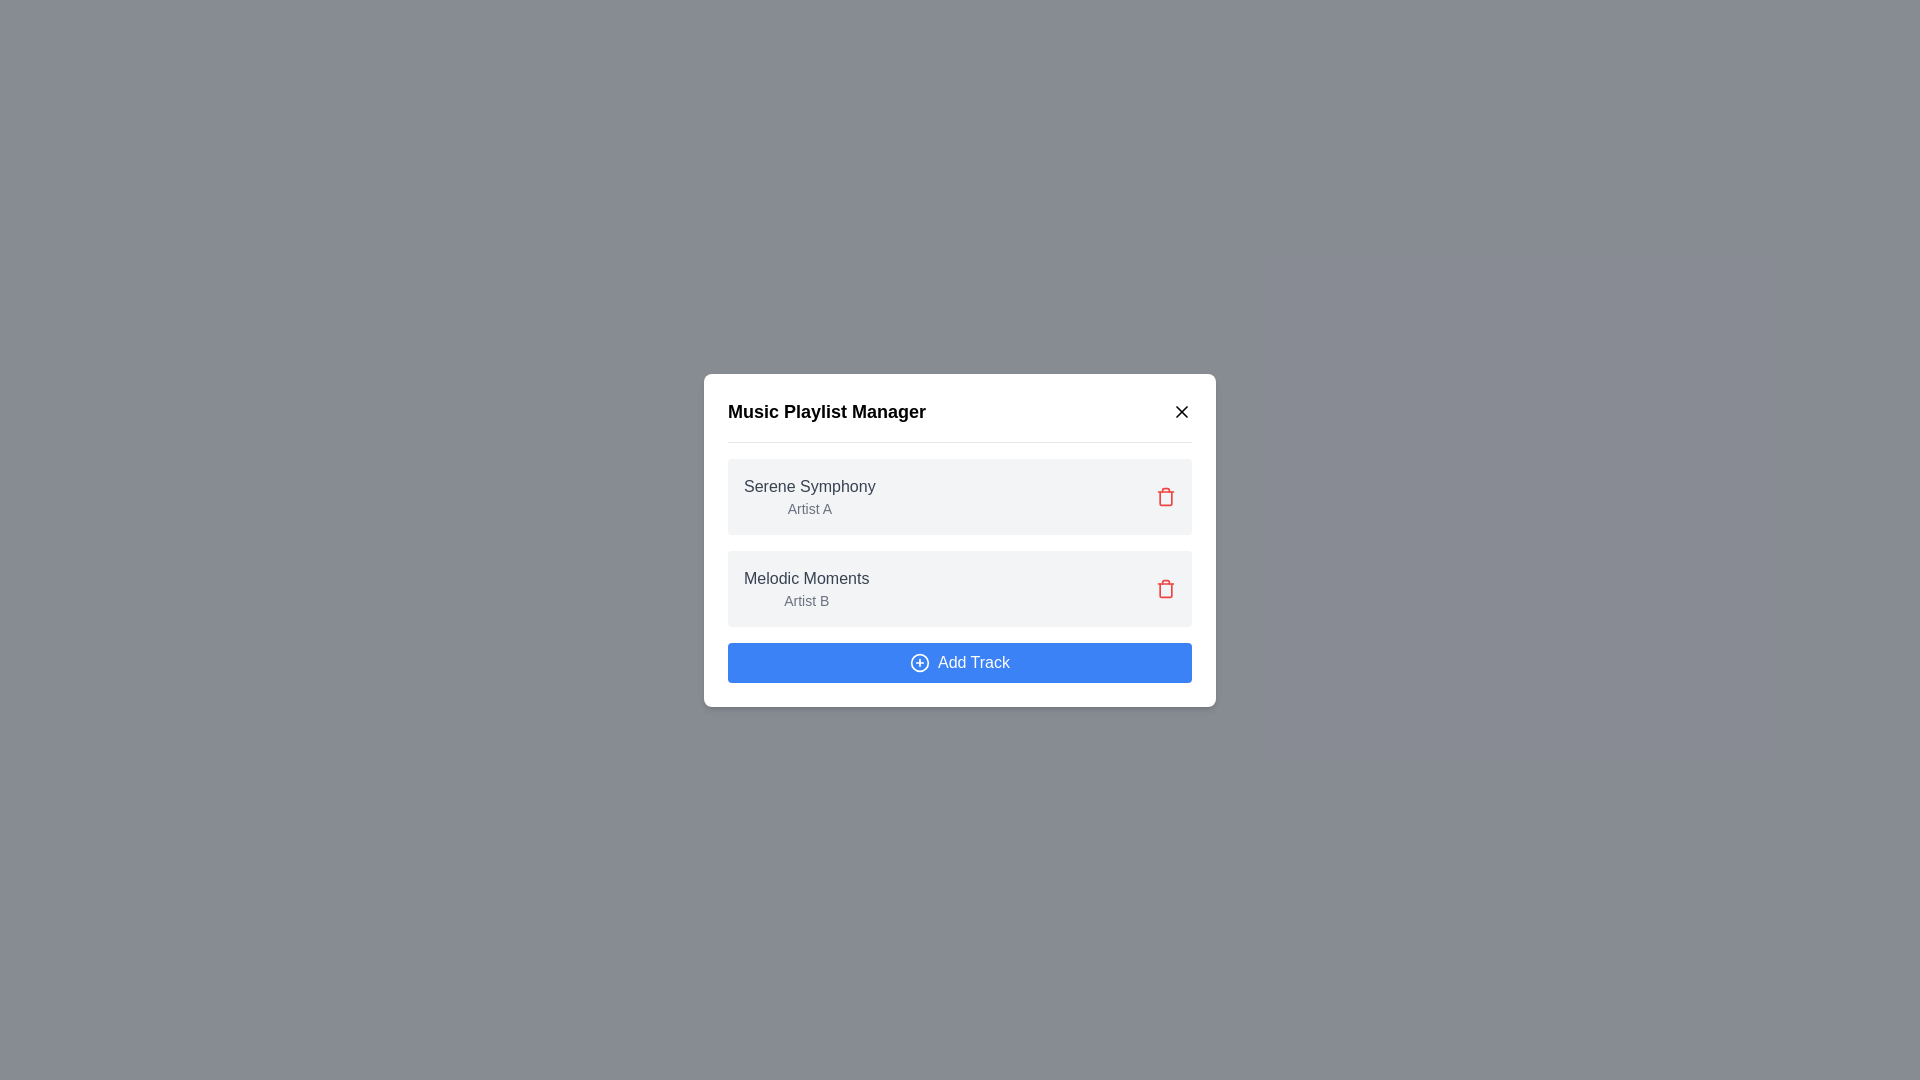 The width and height of the screenshot is (1920, 1080). Describe the element at coordinates (1181, 410) in the screenshot. I see `the 'X' icon button in the top-right section of the 'Music Playlist Manager' modal` at that location.